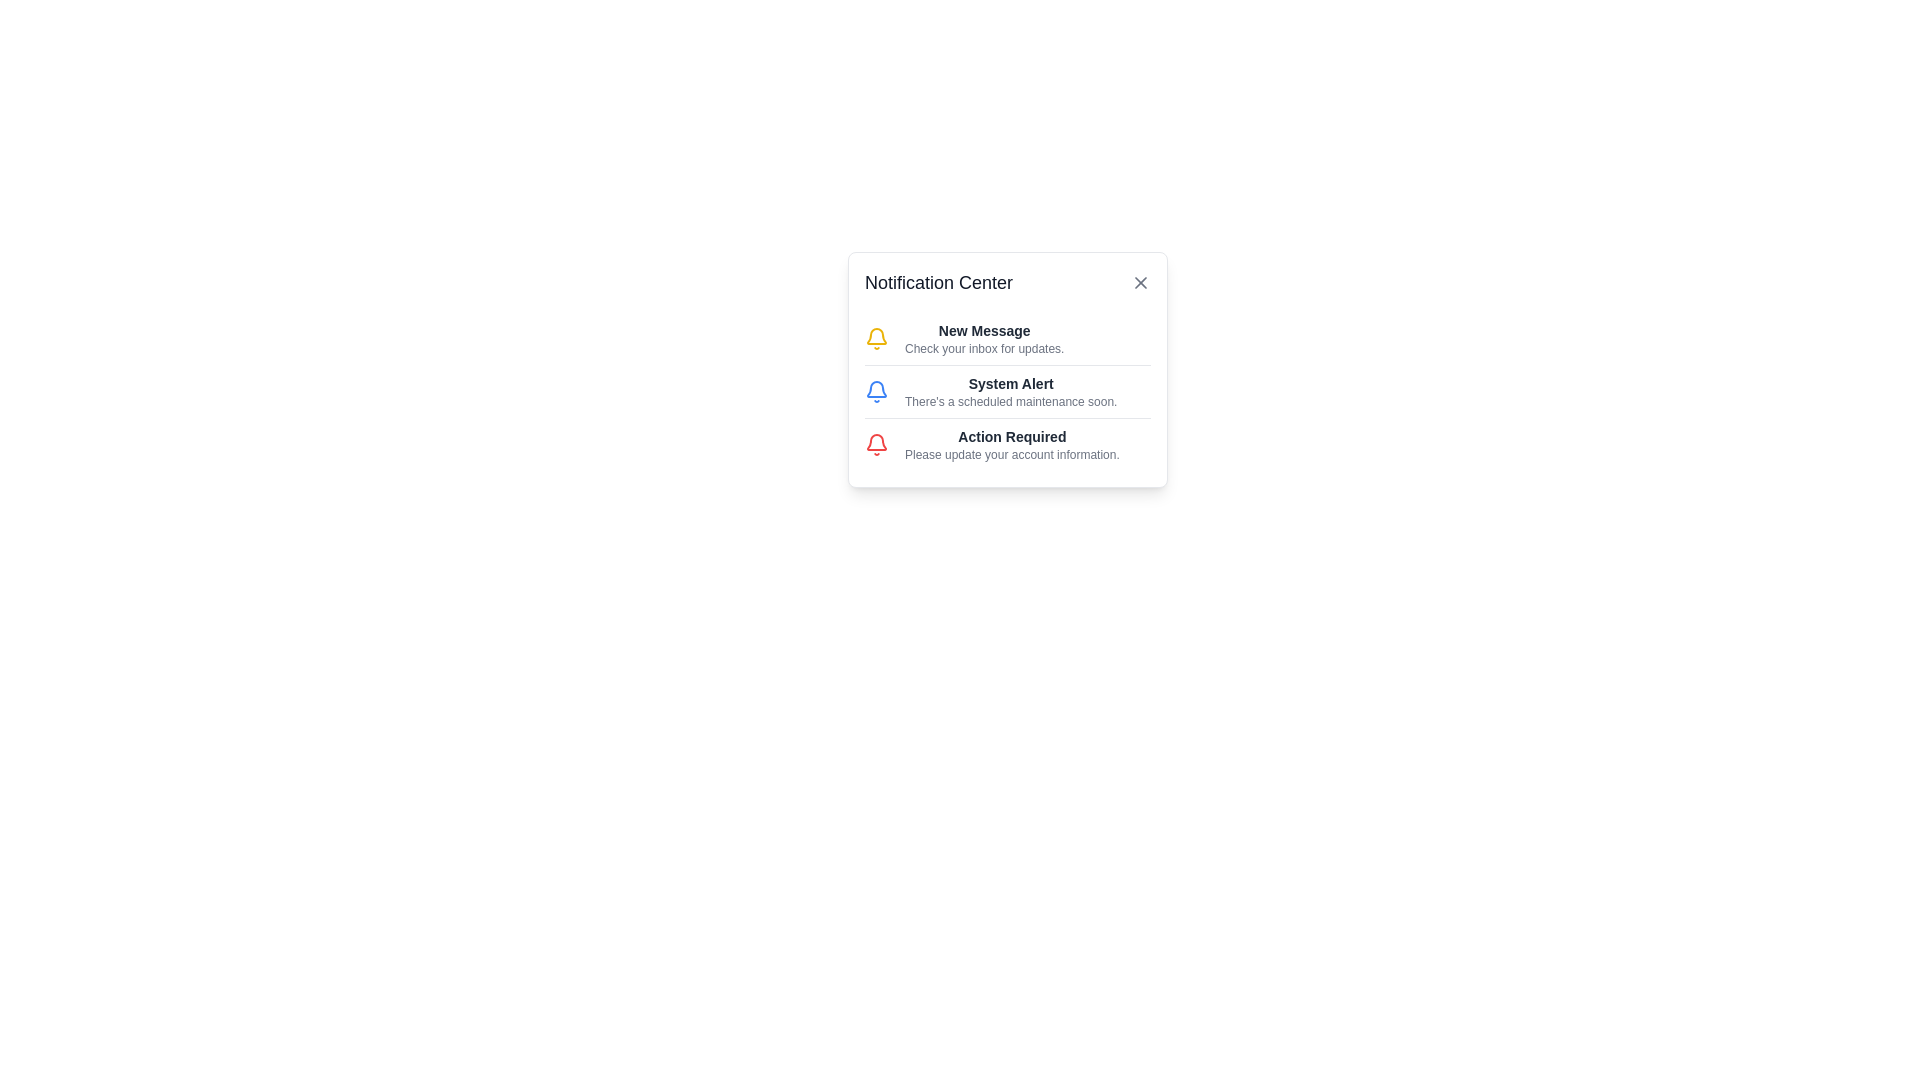 The width and height of the screenshot is (1920, 1080). What do you see at coordinates (1011, 401) in the screenshot?
I see `notification text displayed in light gray that says 'There's a scheduled maintenance soon', located below the 'System Alert' headline in the notification layout` at bounding box center [1011, 401].